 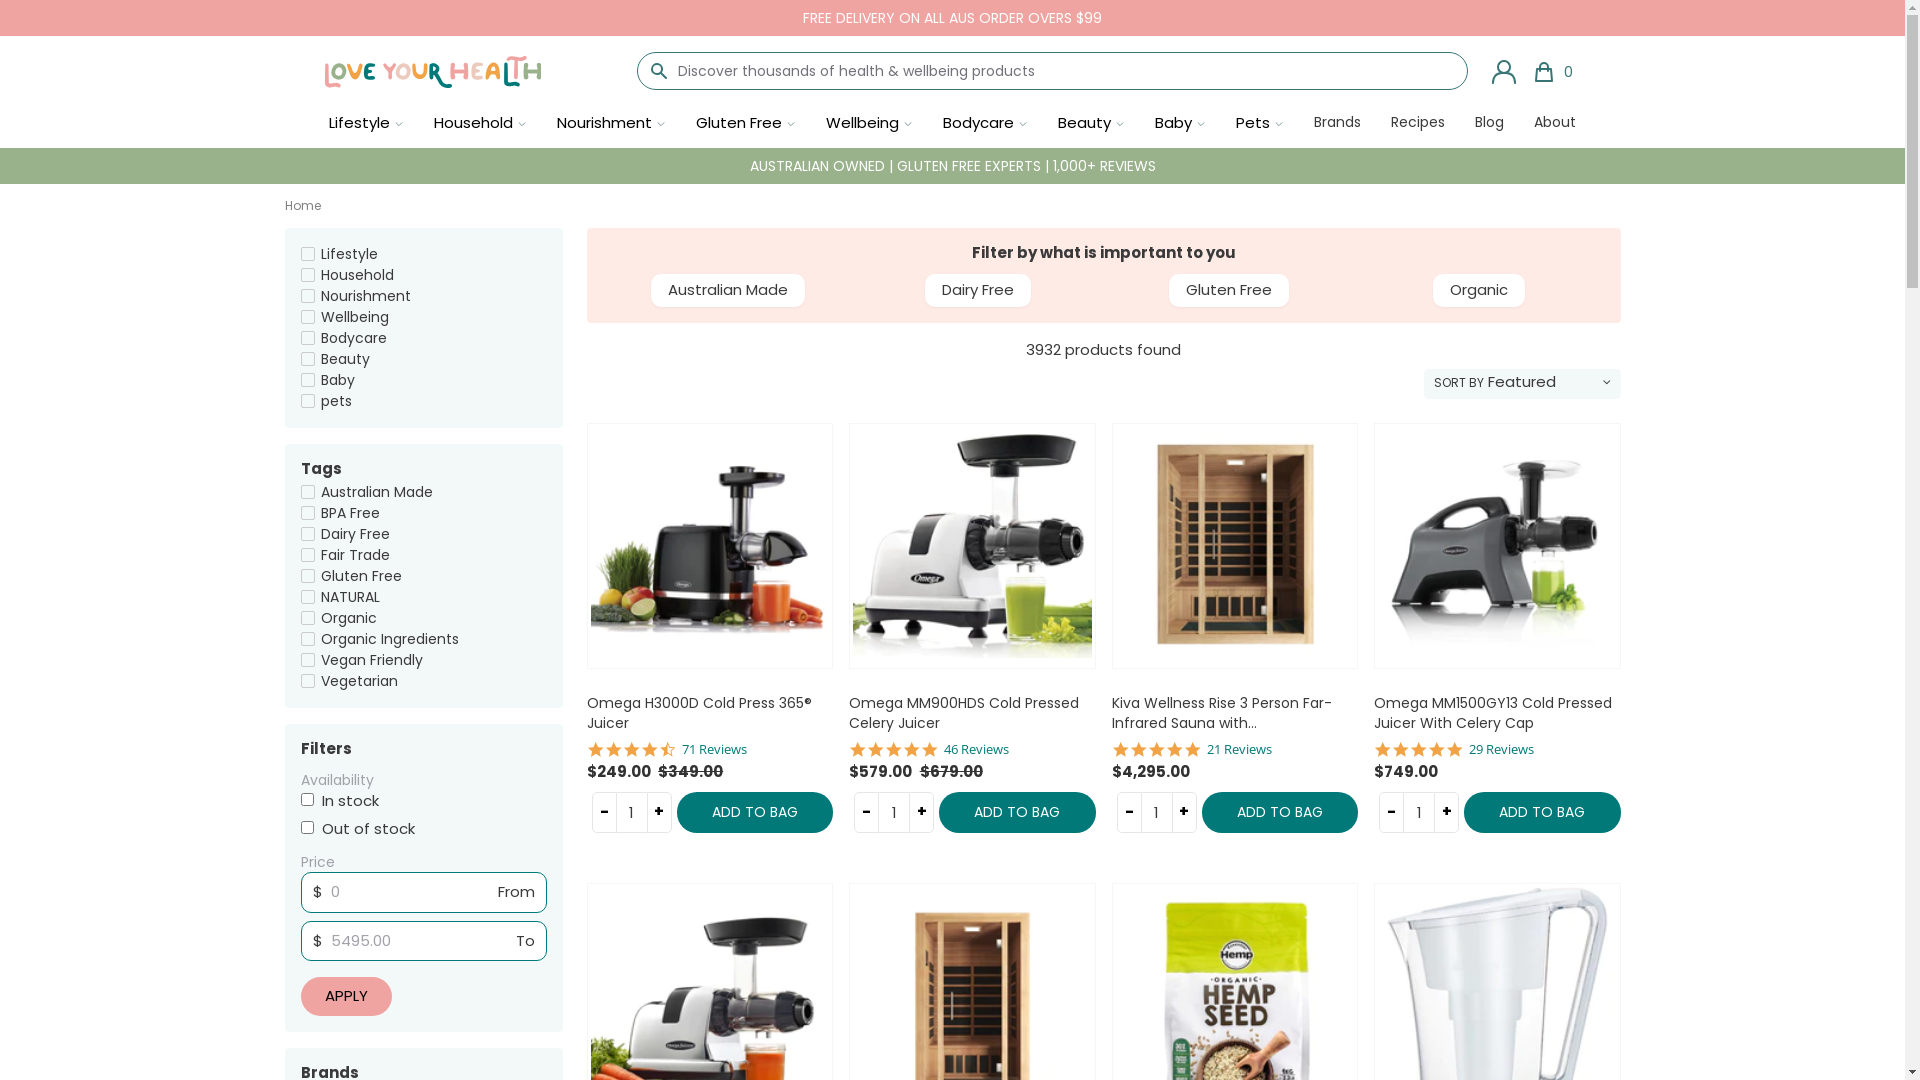 I want to click on 'Baby', so click(x=337, y=380).